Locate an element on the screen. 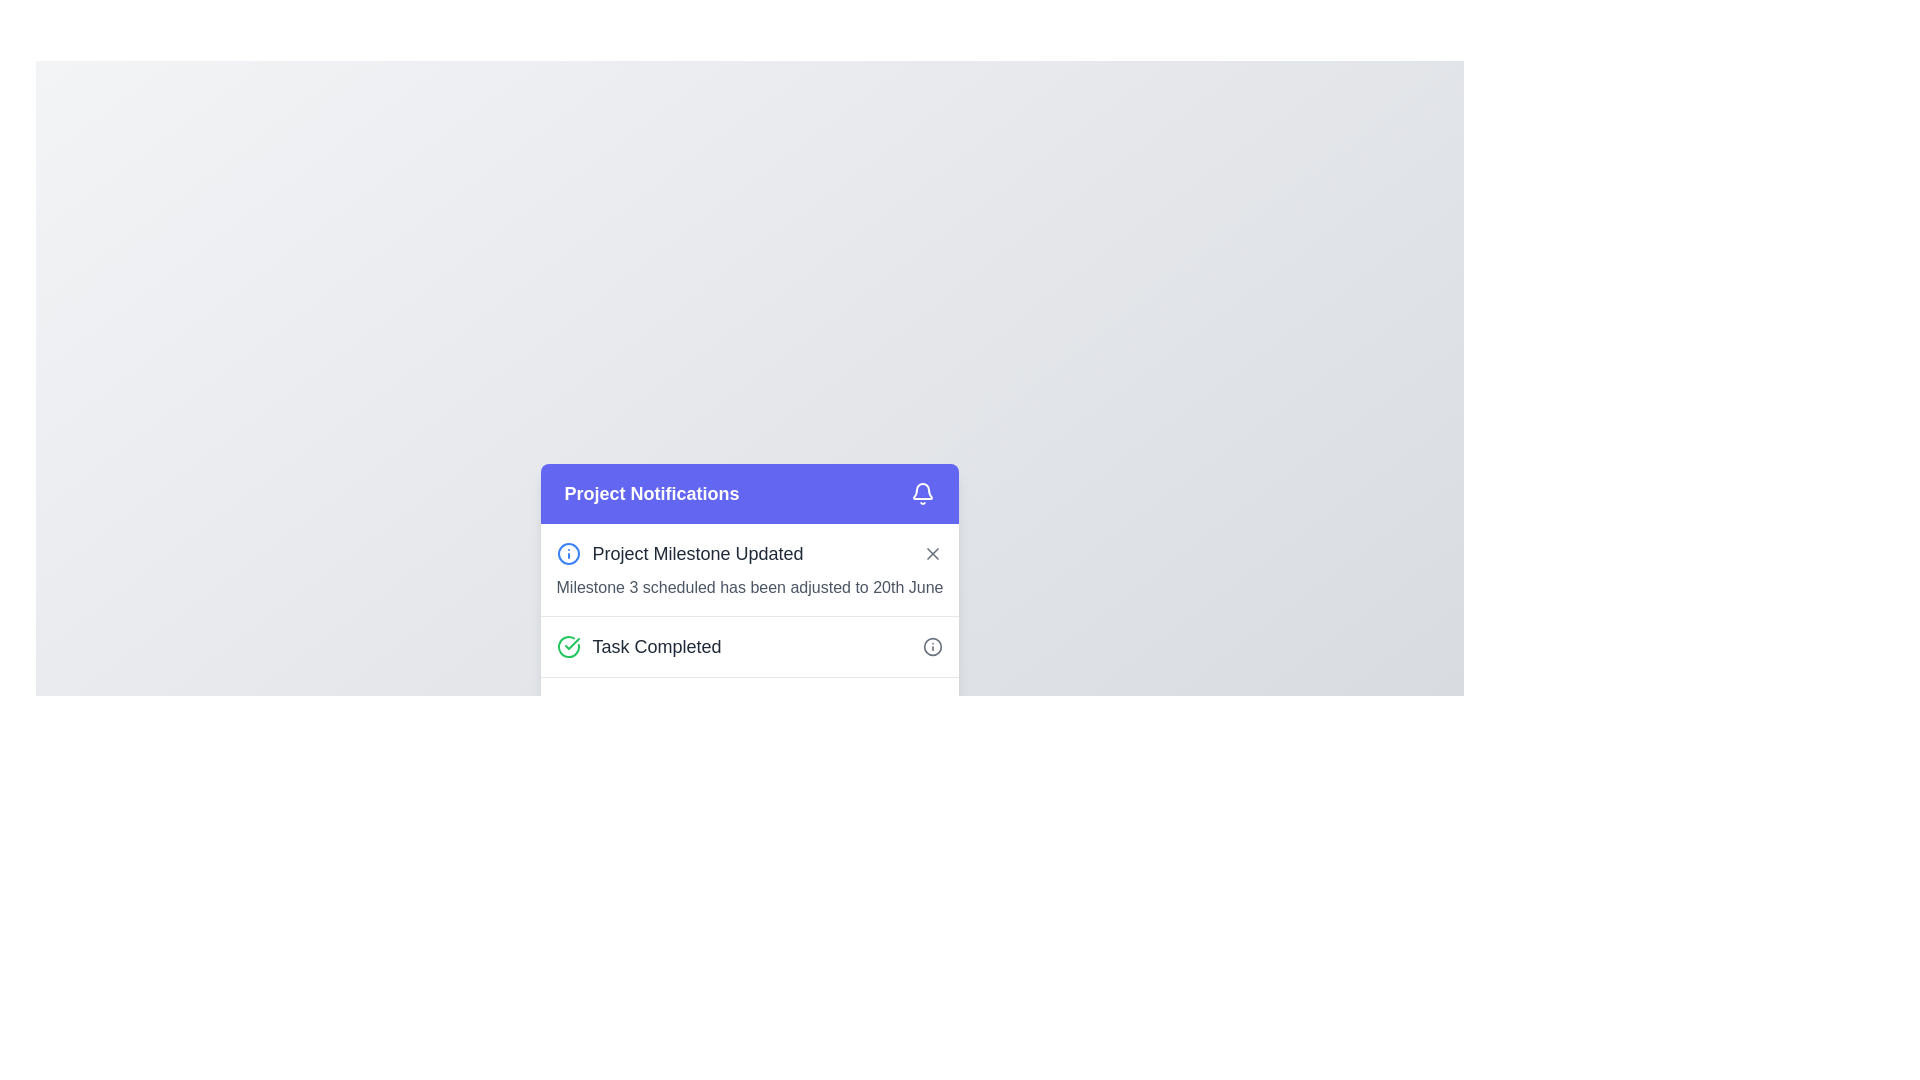 This screenshot has width=1920, height=1080. the notification bell icon located in the top-right corner of the notification interface is located at coordinates (922, 491).